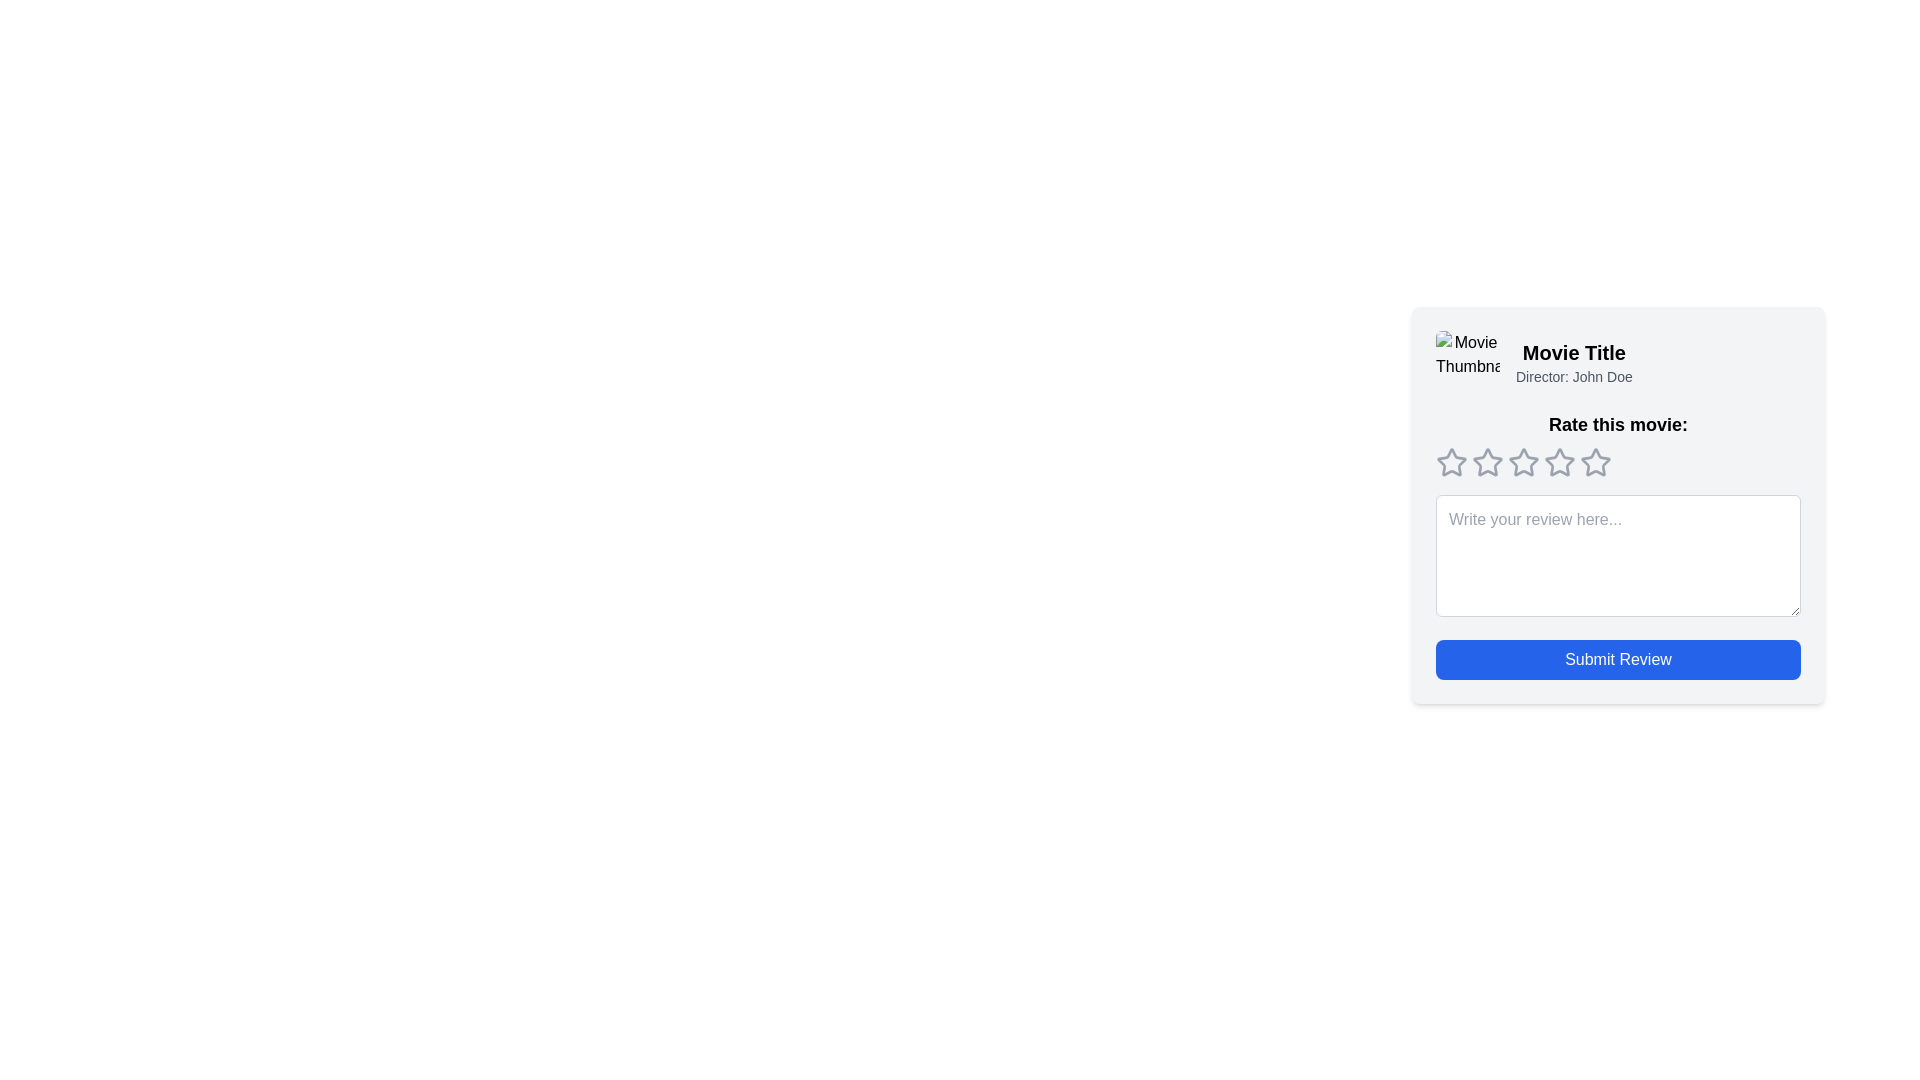 This screenshot has width=1920, height=1080. I want to click on one of the unfilled star icons in the Rating control, so click(1618, 462).